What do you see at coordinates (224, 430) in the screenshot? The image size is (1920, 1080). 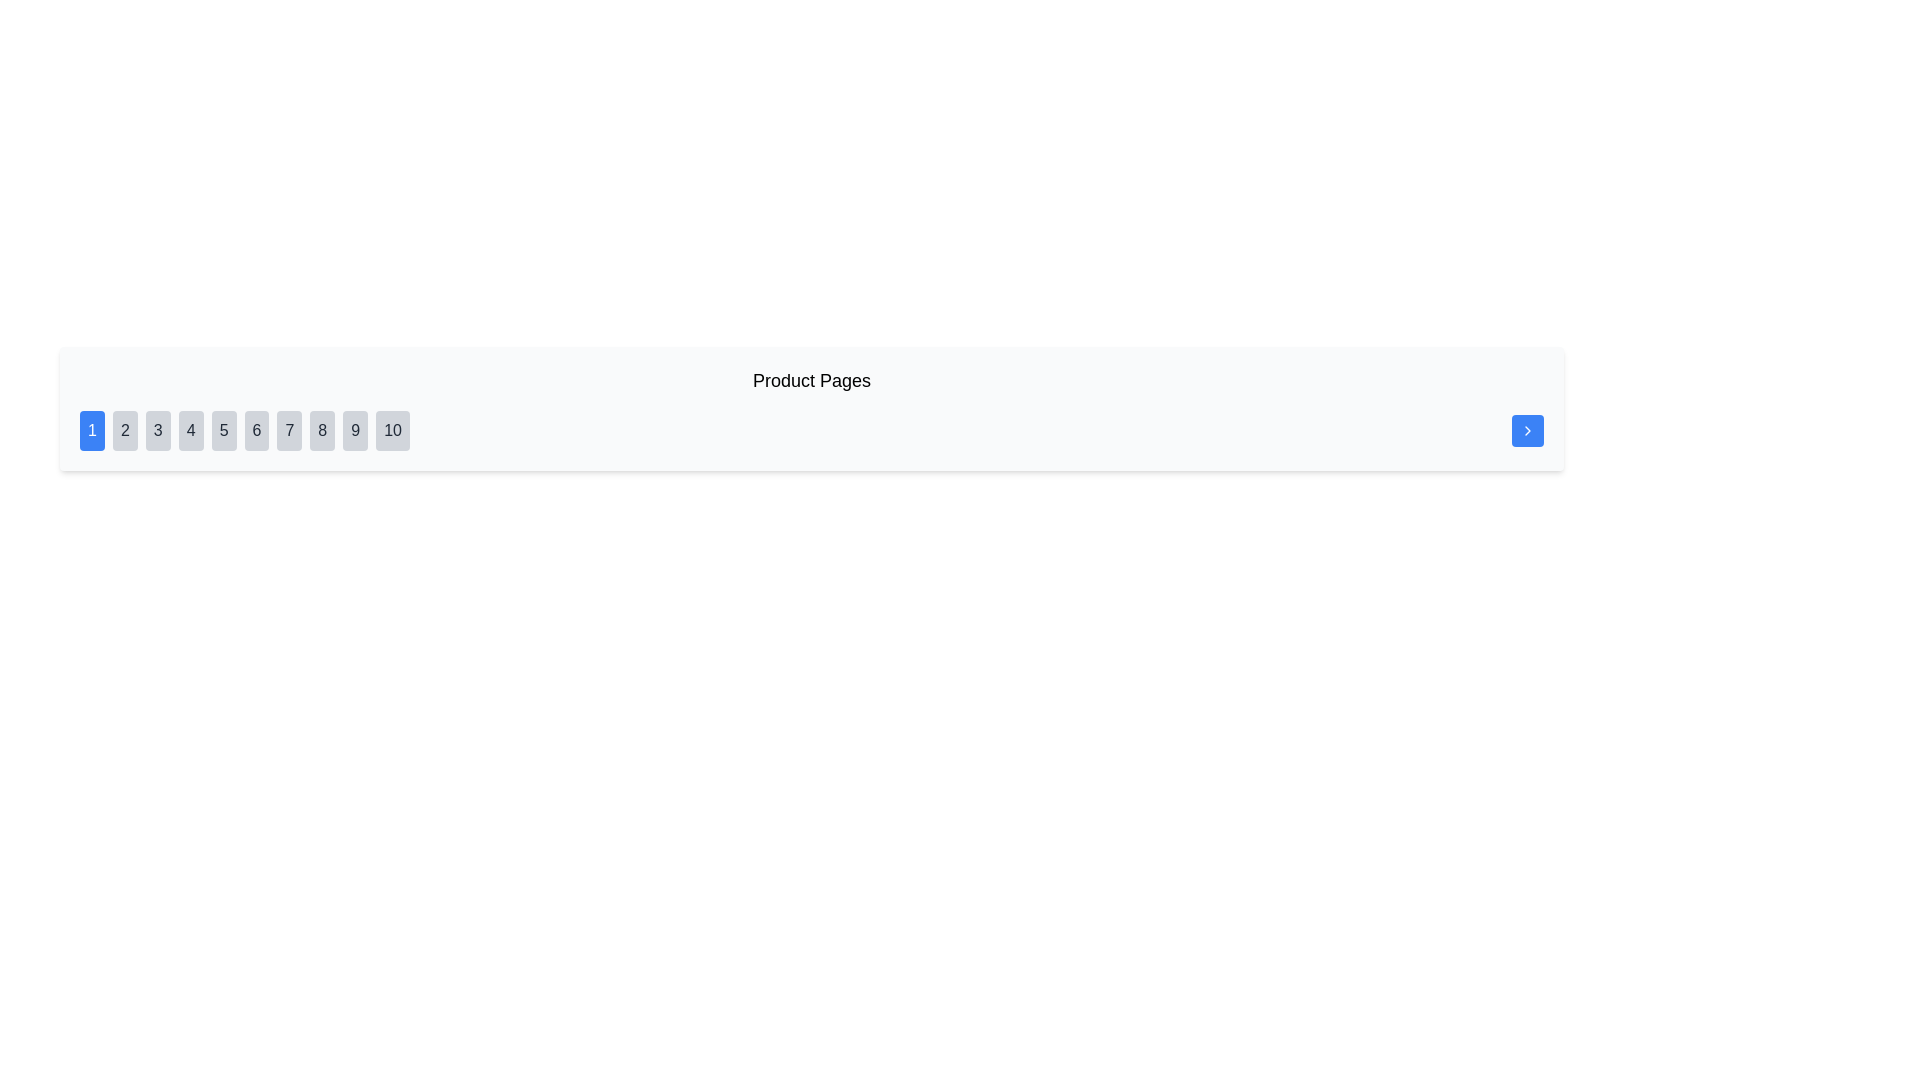 I see `the pagination button labeled '5'` at bounding box center [224, 430].